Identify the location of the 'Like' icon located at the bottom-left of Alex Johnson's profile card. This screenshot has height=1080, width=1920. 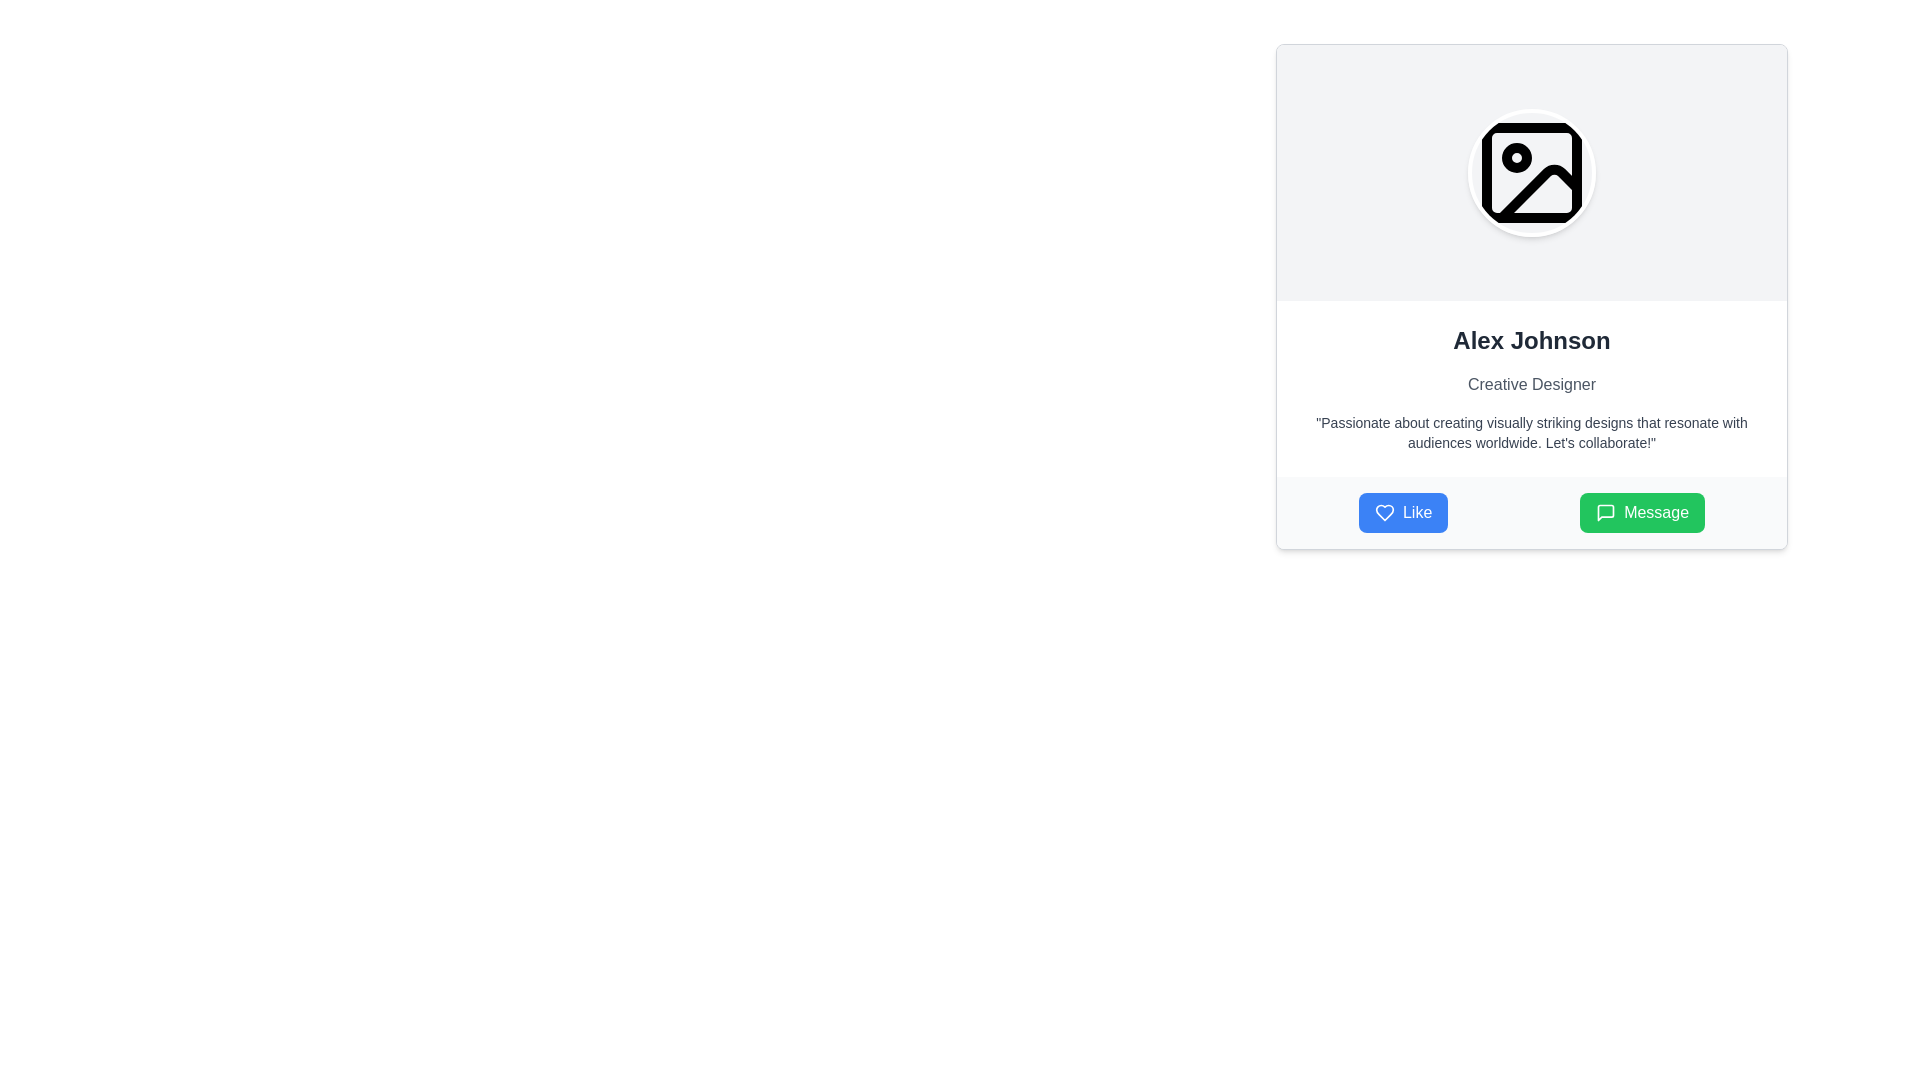
(1383, 512).